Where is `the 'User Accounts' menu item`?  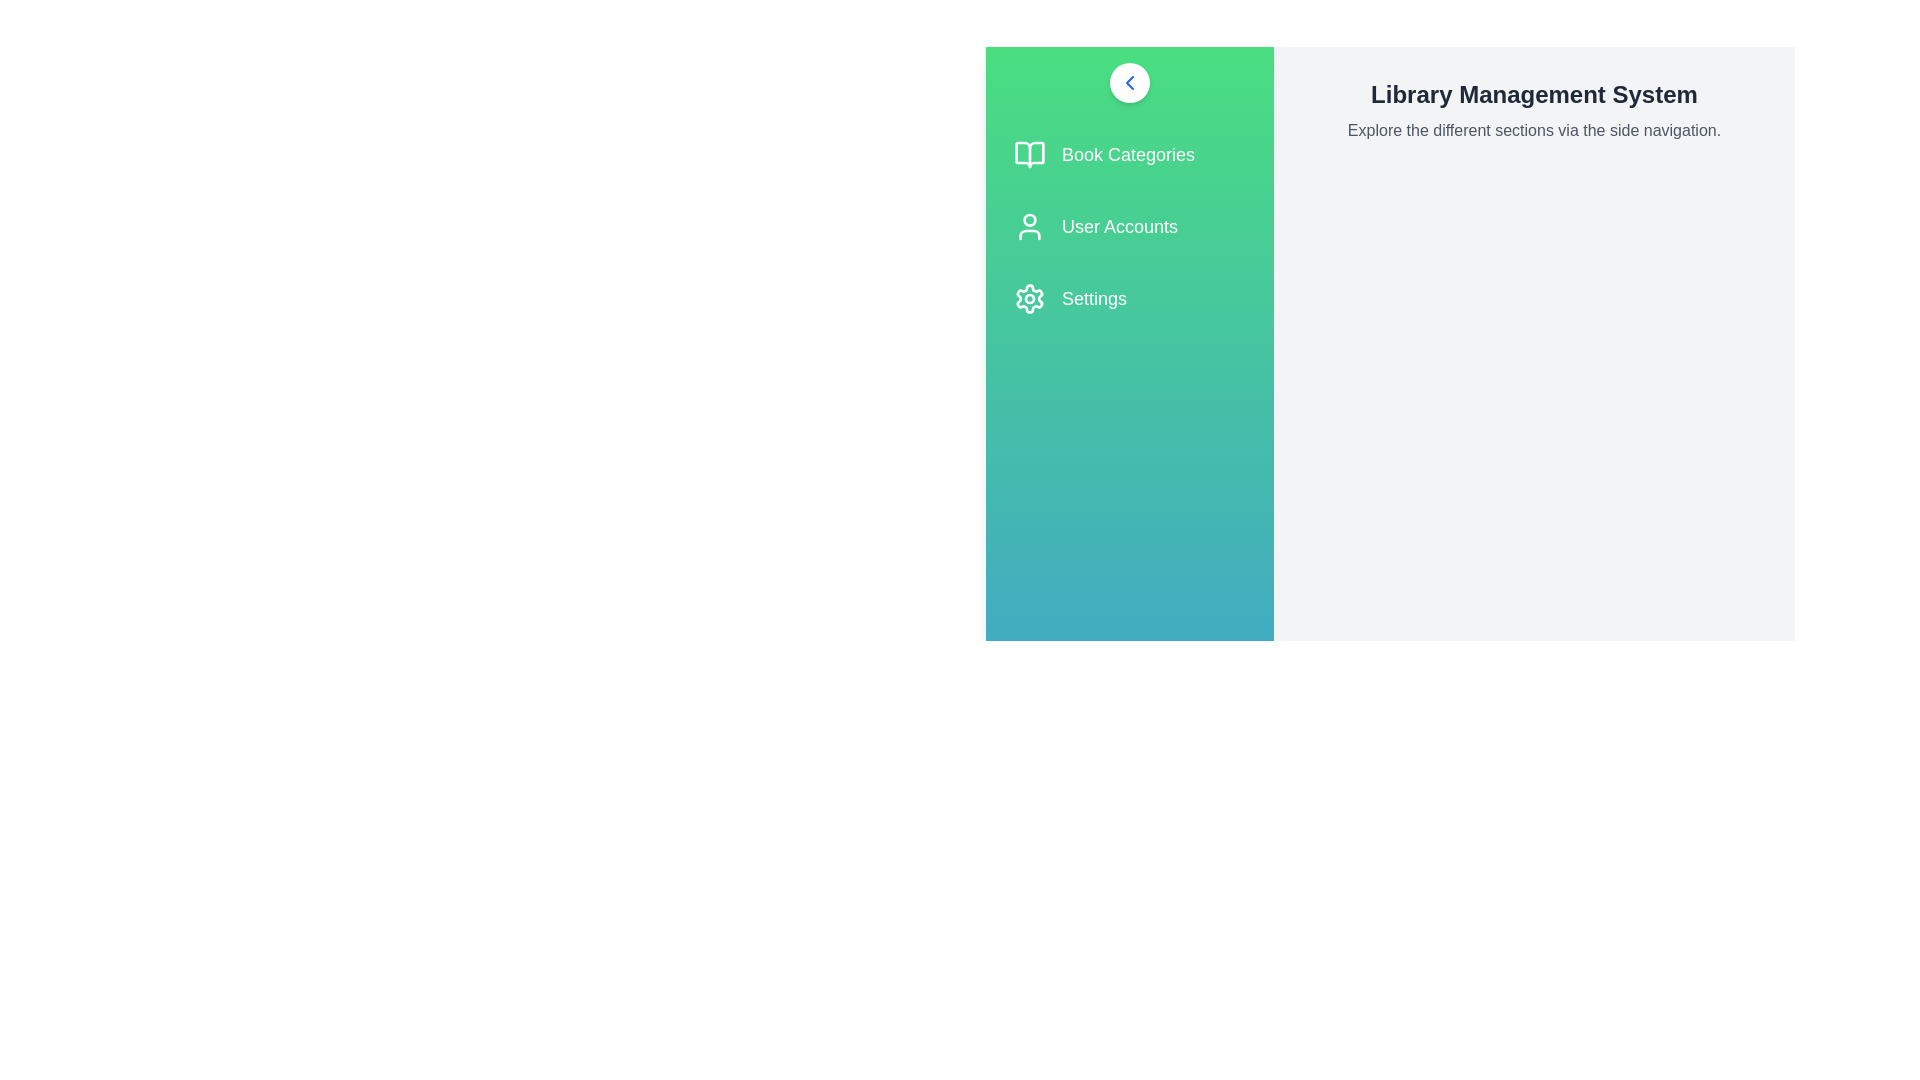
the 'User Accounts' menu item is located at coordinates (1129, 226).